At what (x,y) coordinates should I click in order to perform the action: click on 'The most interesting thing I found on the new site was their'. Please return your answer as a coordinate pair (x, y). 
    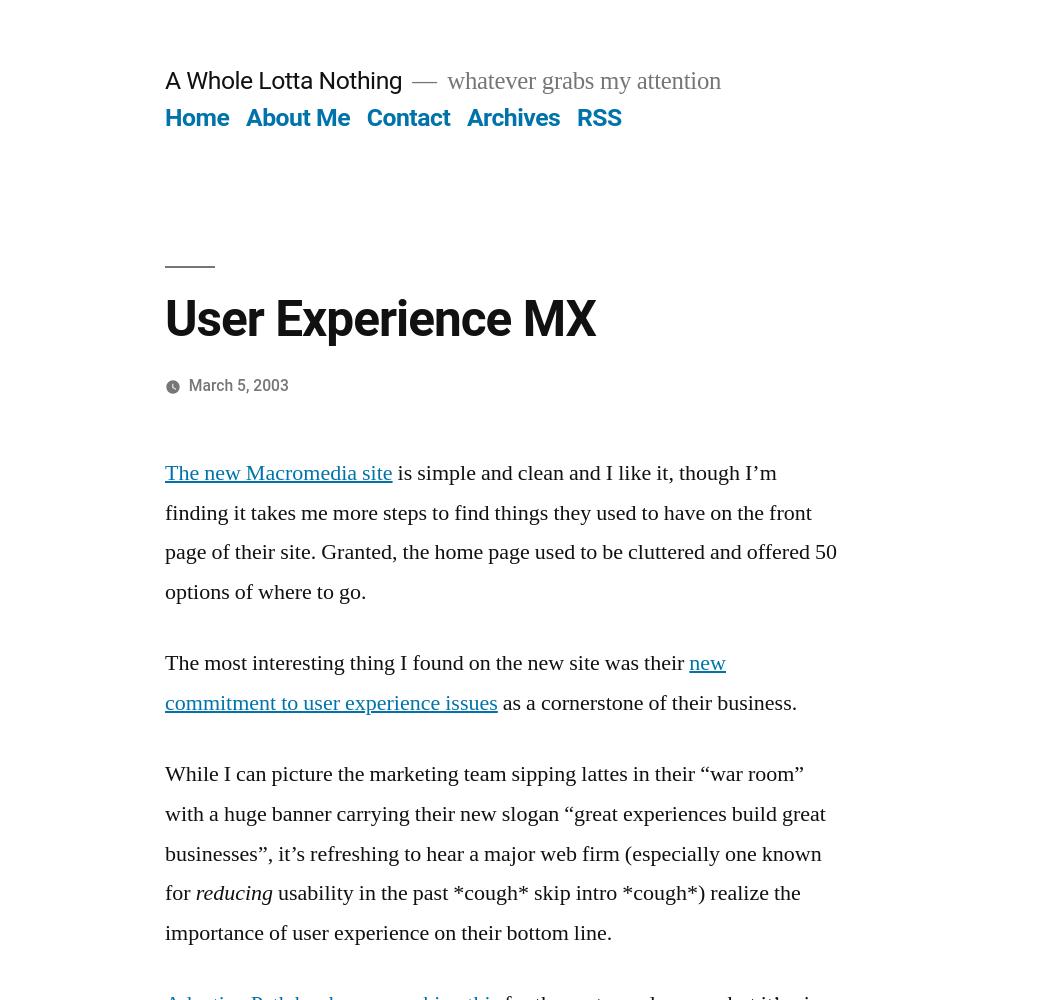
    Looking at the image, I should click on (426, 663).